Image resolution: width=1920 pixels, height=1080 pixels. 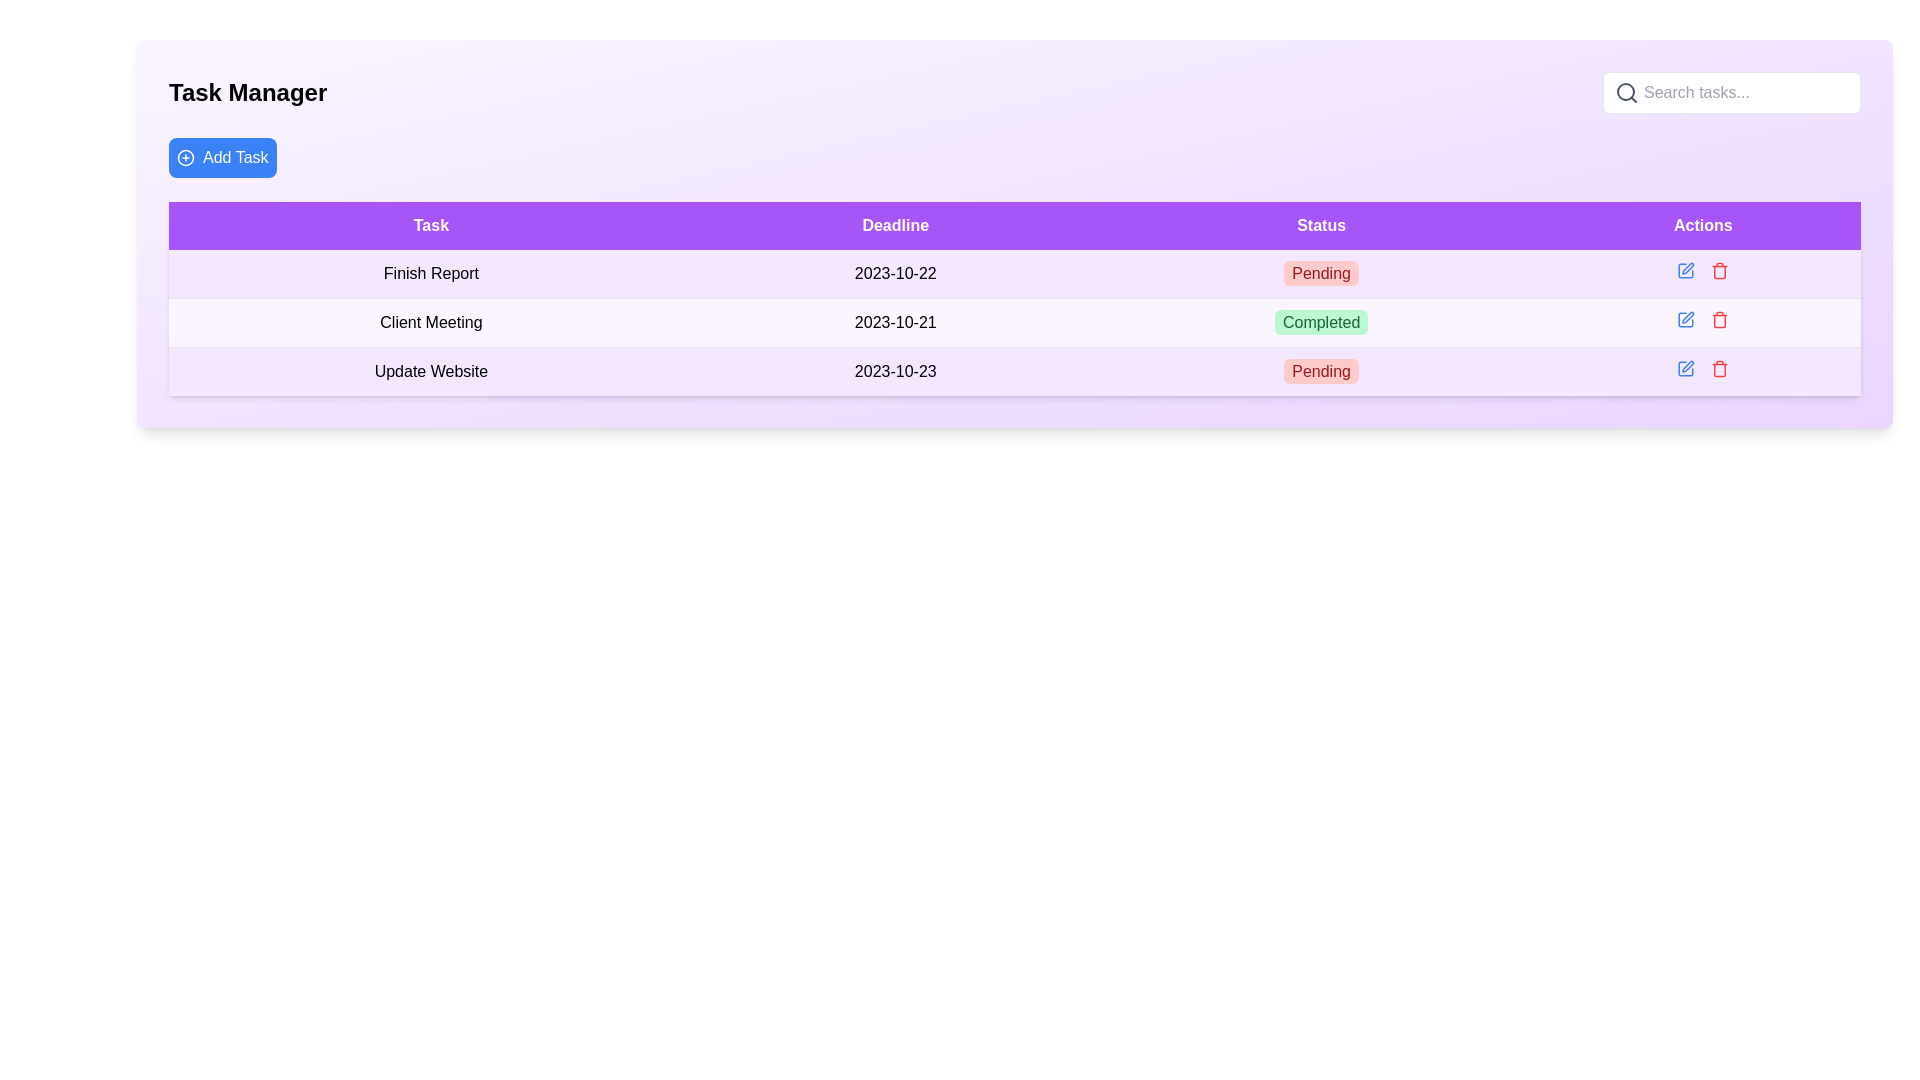 What do you see at coordinates (1685, 270) in the screenshot?
I see `the 'Edit' icon in the 'Actions' column for the task 'Finish Report' to modify the task details` at bounding box center [1685, 270].